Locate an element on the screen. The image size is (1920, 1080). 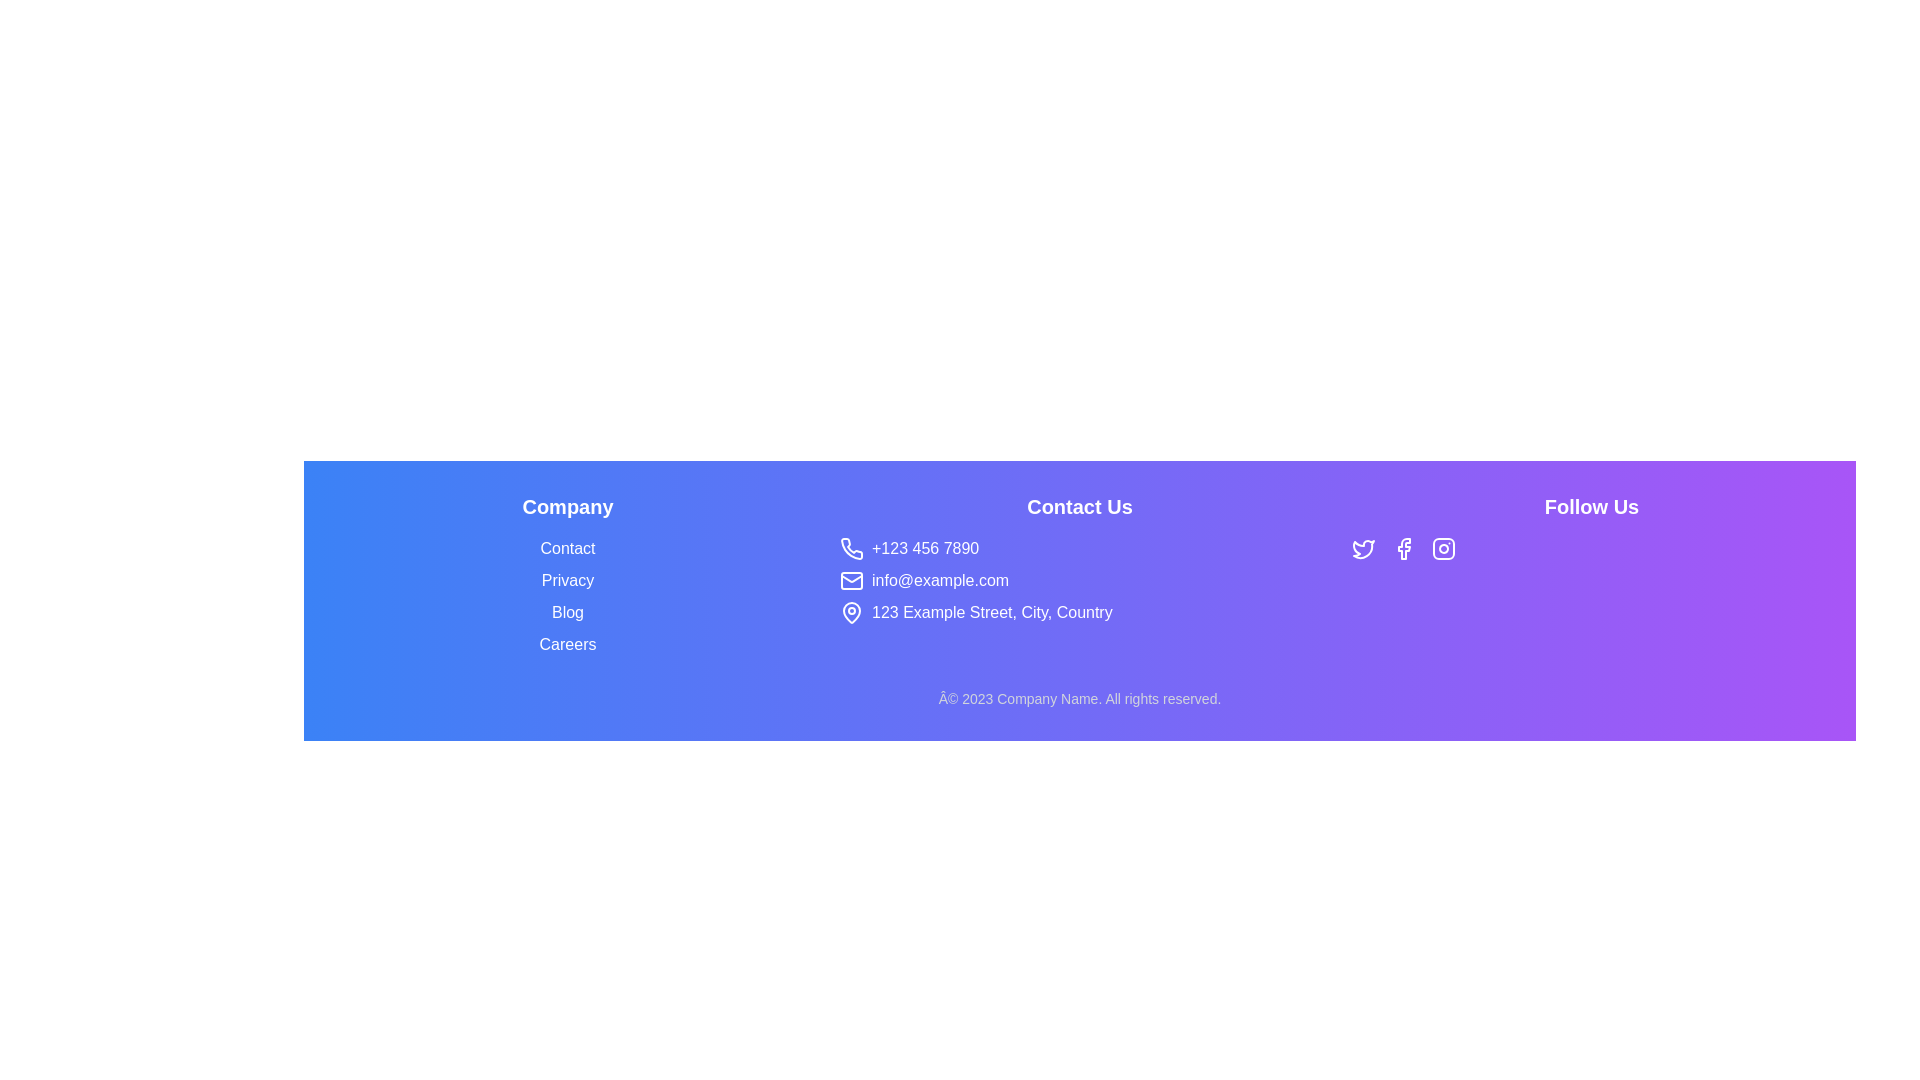
the phone contact icon located in the 'Contact Us' section of the footer, which is the first icon in its column, positioned between the 'Company' and 'Follow Us' sections is located at coordinates (852, 548).